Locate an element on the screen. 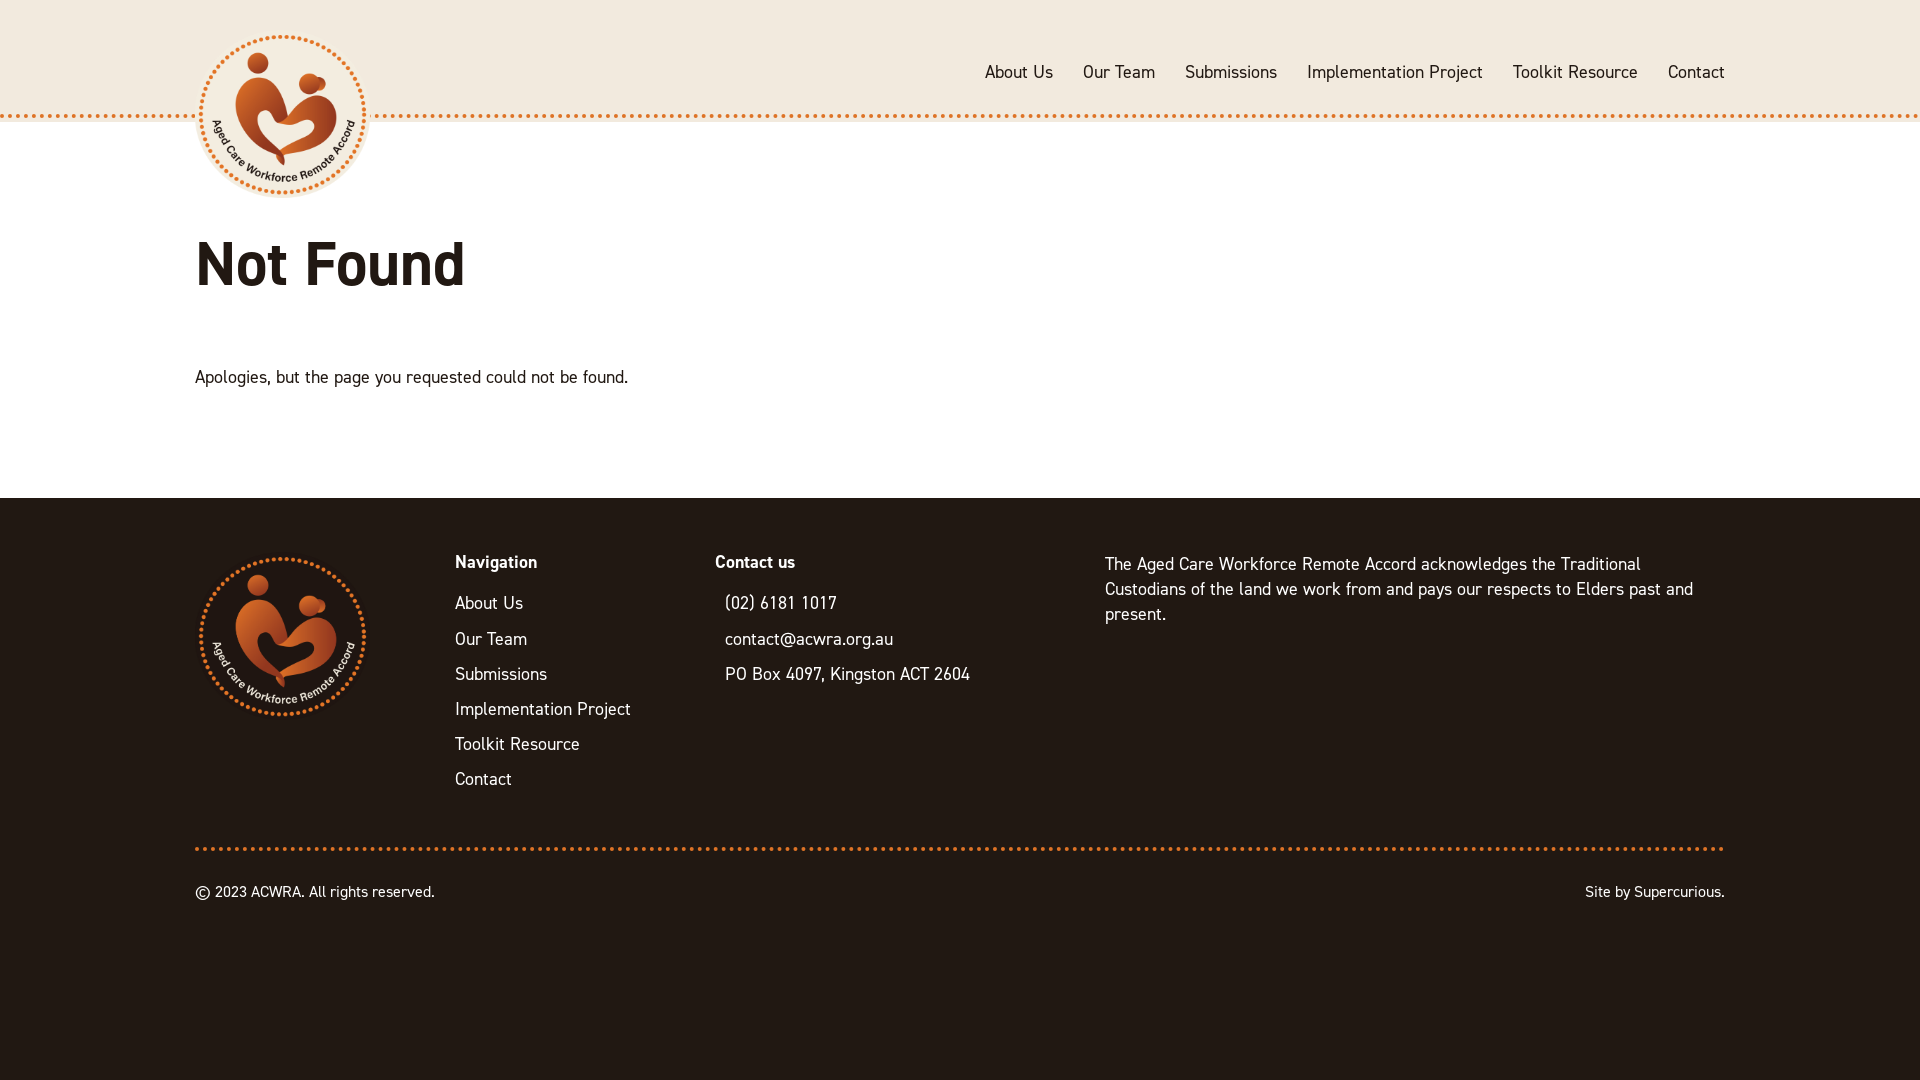 This screenshot has height=1080, width=1920. 'Toolkit Resource' is located at coordinates (1574, 71).